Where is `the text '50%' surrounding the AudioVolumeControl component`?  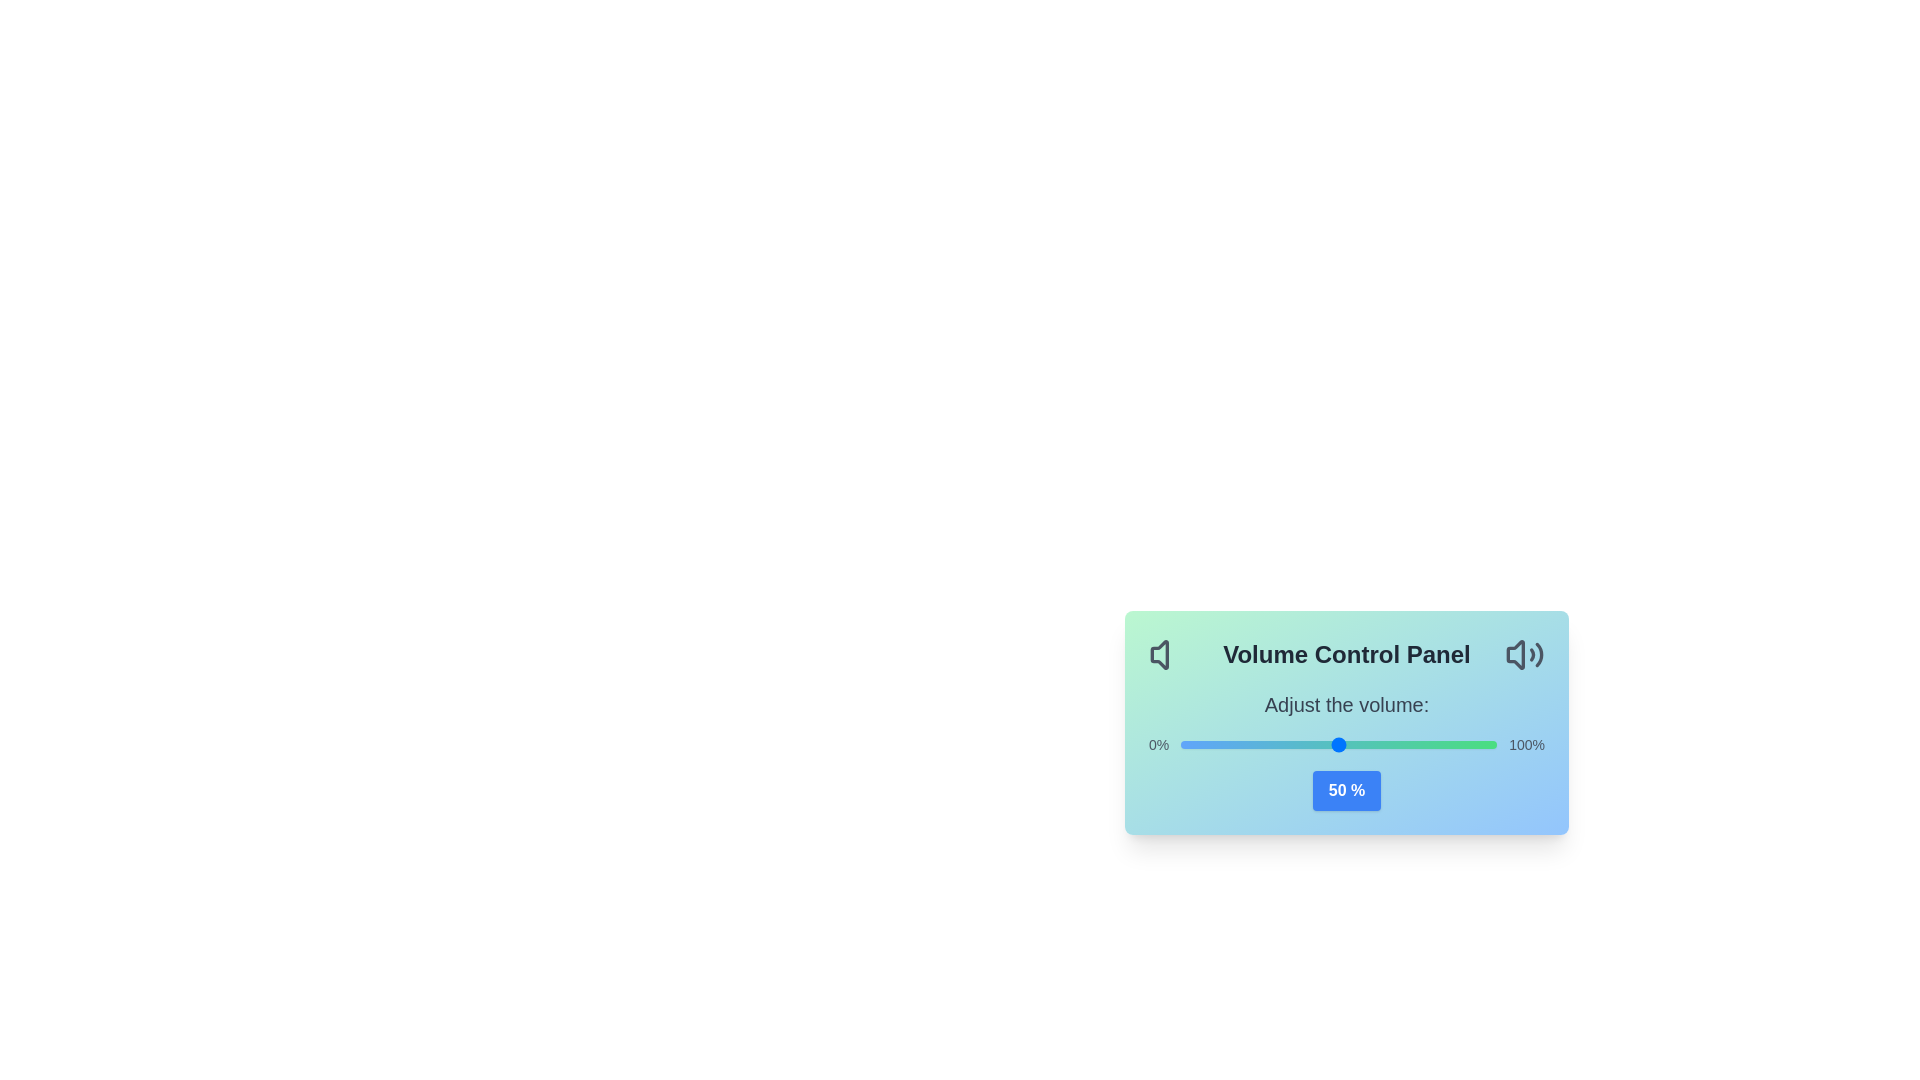
the text '50%' surrounding the AudioVolumeControl component is located at coordinates (1347, 789).